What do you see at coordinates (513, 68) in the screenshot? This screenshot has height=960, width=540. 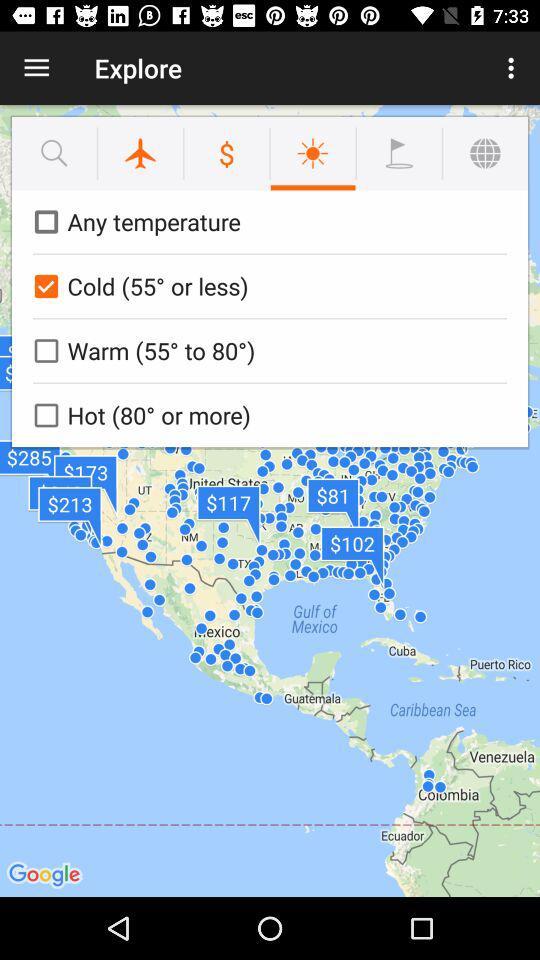 I see `icon next to the explore` at bounding box center [513, 68].